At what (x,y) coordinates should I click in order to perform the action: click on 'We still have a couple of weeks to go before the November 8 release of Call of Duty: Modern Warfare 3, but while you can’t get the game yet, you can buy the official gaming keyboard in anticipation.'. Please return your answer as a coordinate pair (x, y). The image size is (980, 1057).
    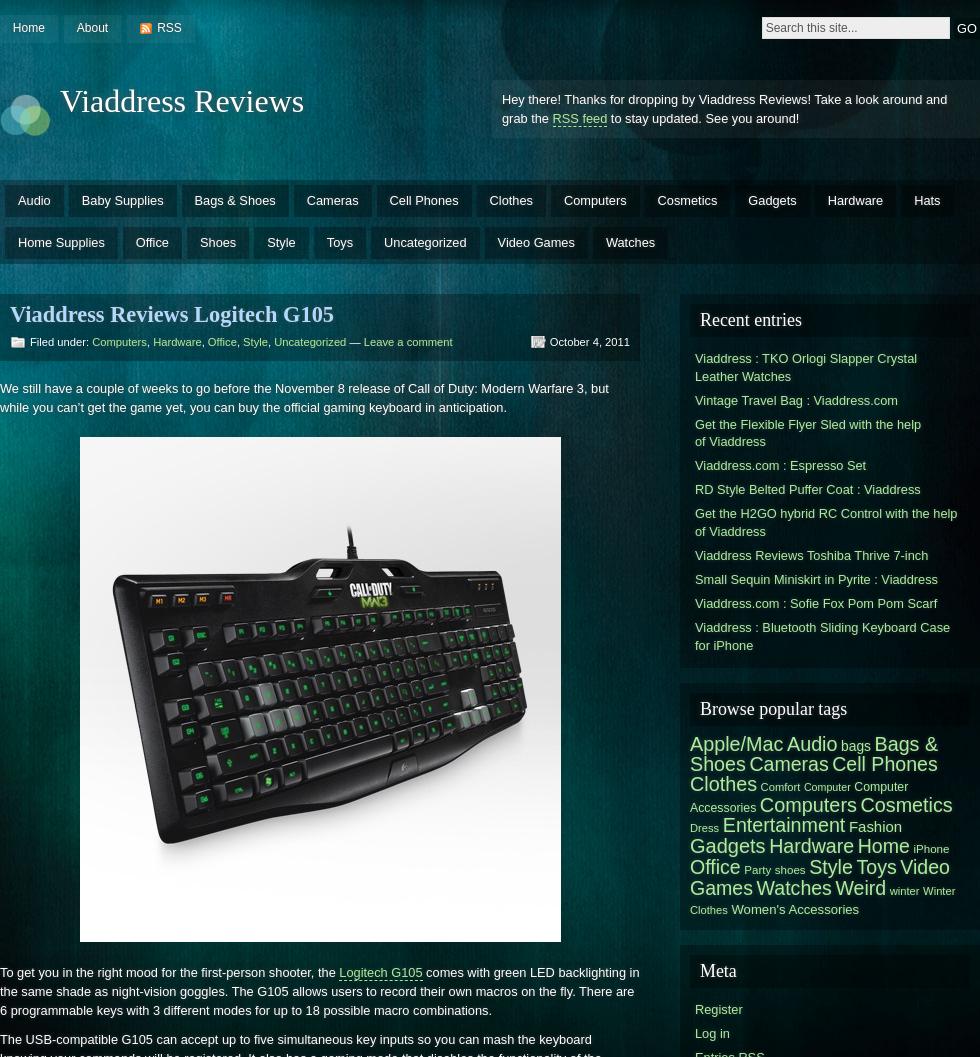
    Looking at the image, I should click on (303, 396).